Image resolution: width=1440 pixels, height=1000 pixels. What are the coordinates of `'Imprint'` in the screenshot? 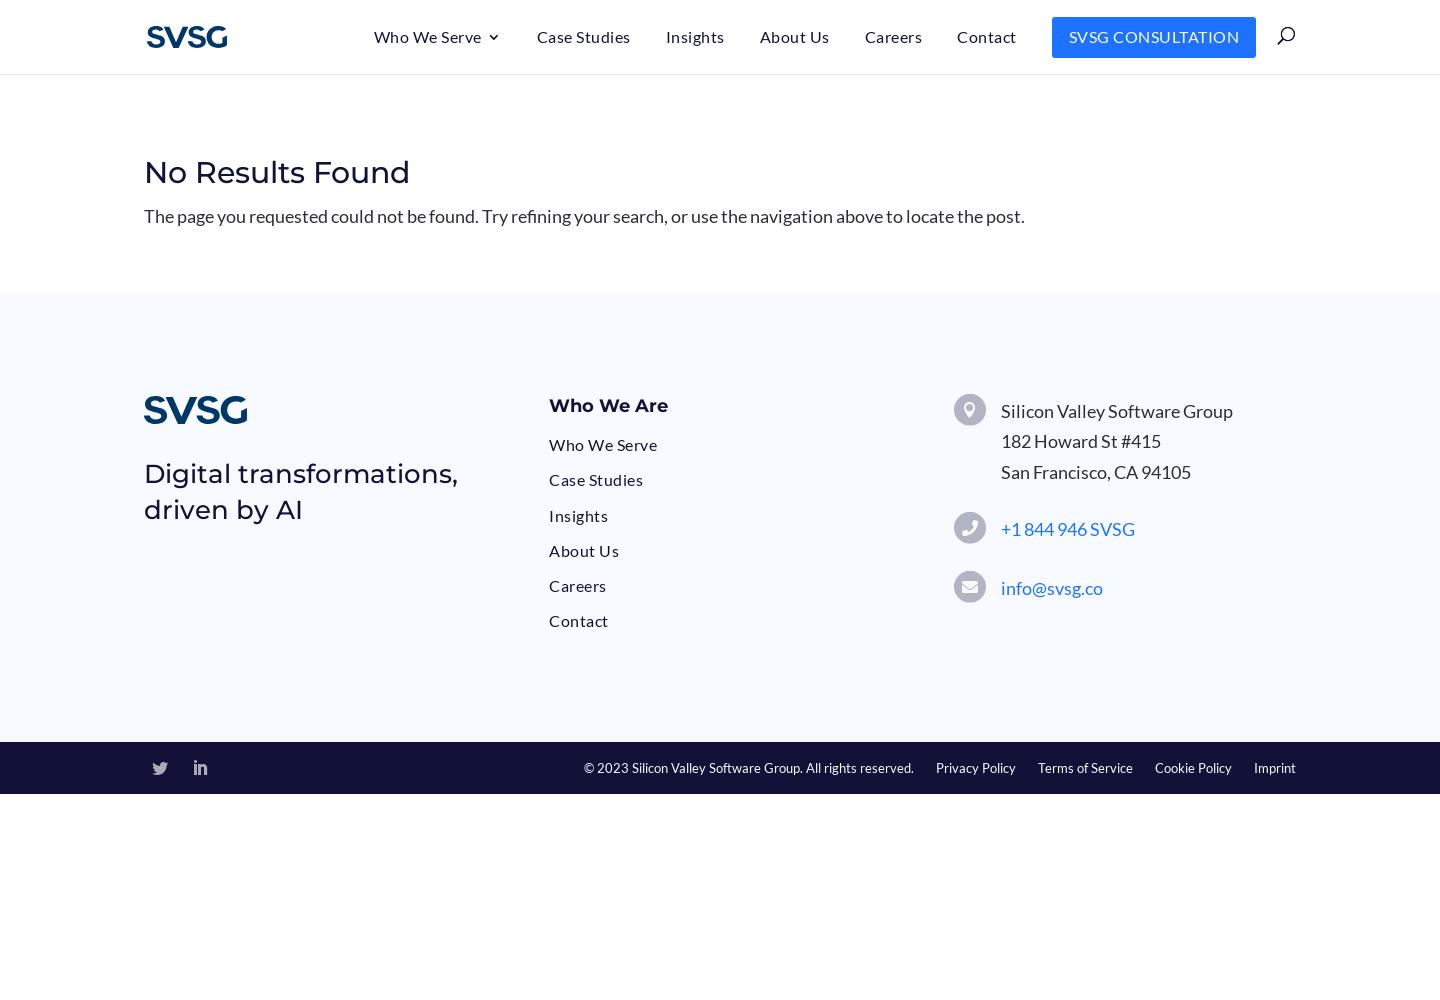 It's located at (1252, 768).